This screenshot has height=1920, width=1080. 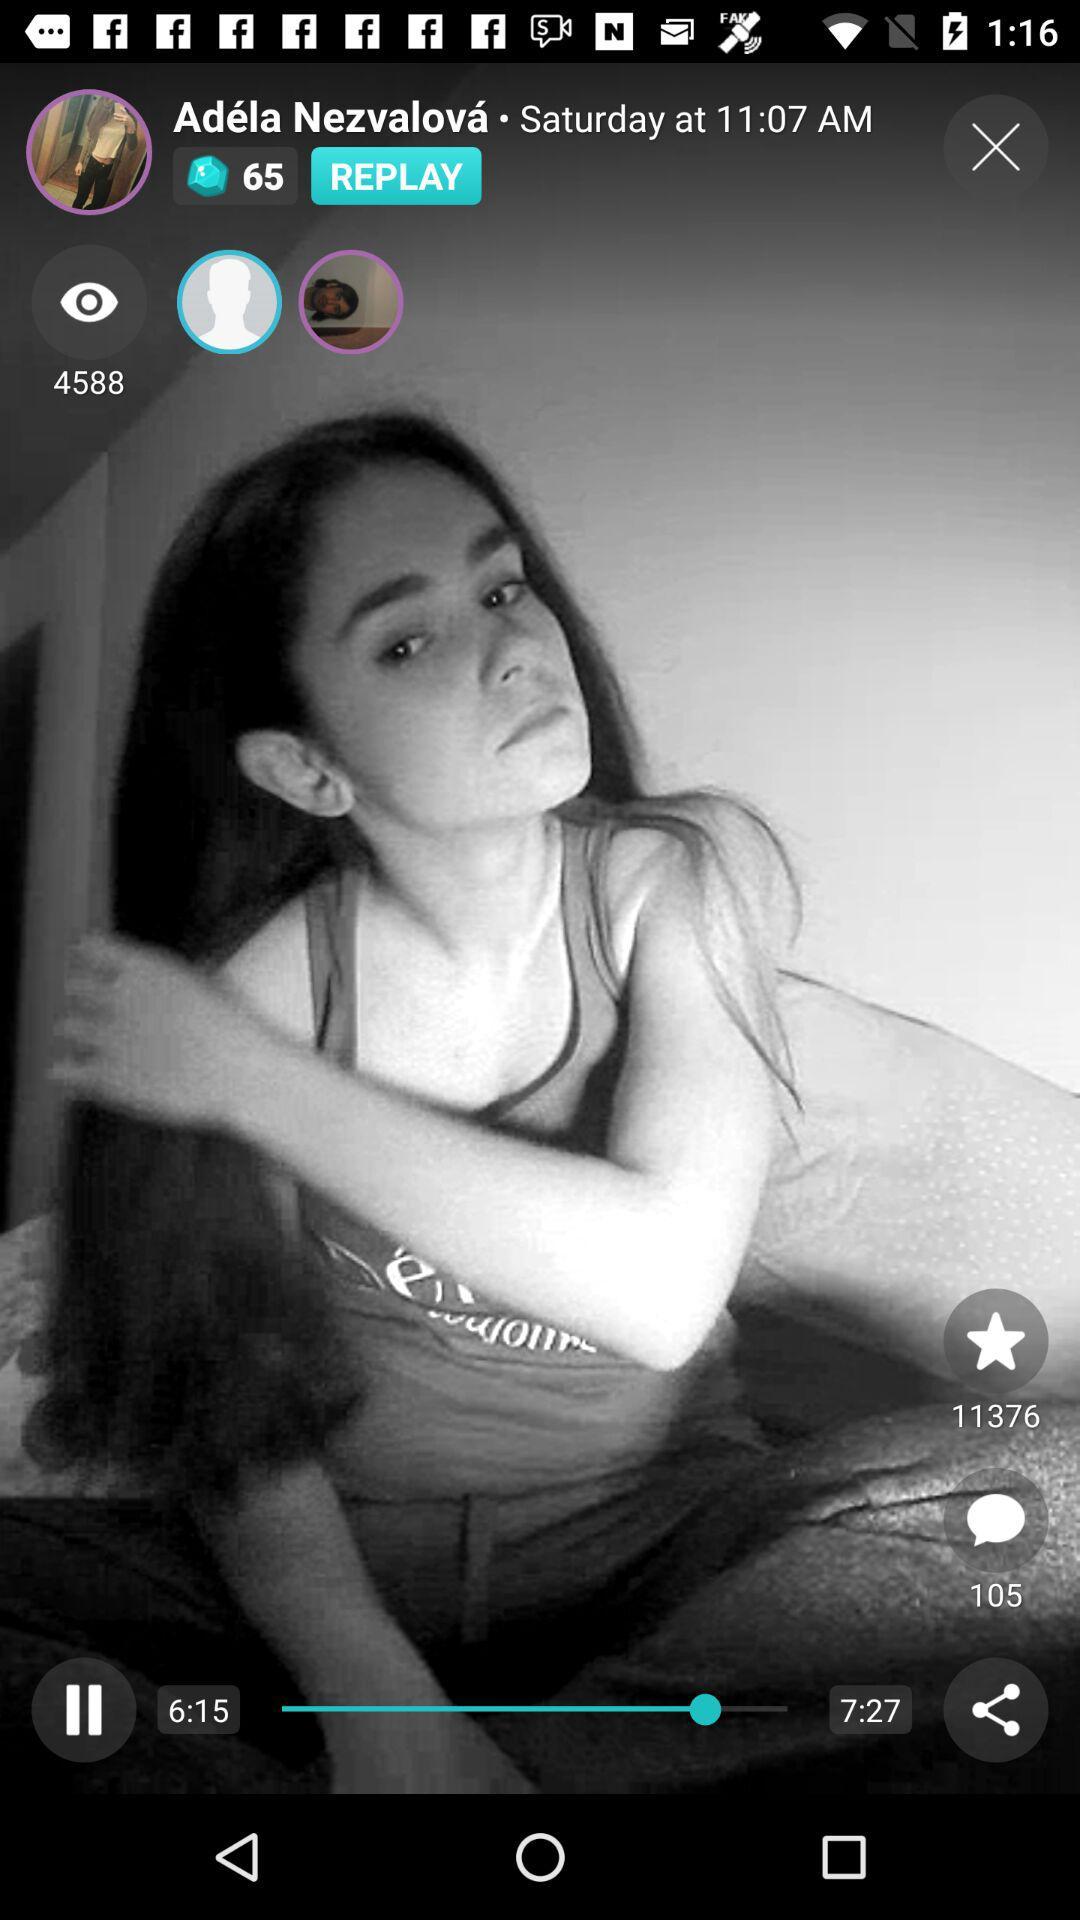 What do you see at coordinates (995, 1708) in the screenshot?
I see `share` at bounding box center [995, 1708].